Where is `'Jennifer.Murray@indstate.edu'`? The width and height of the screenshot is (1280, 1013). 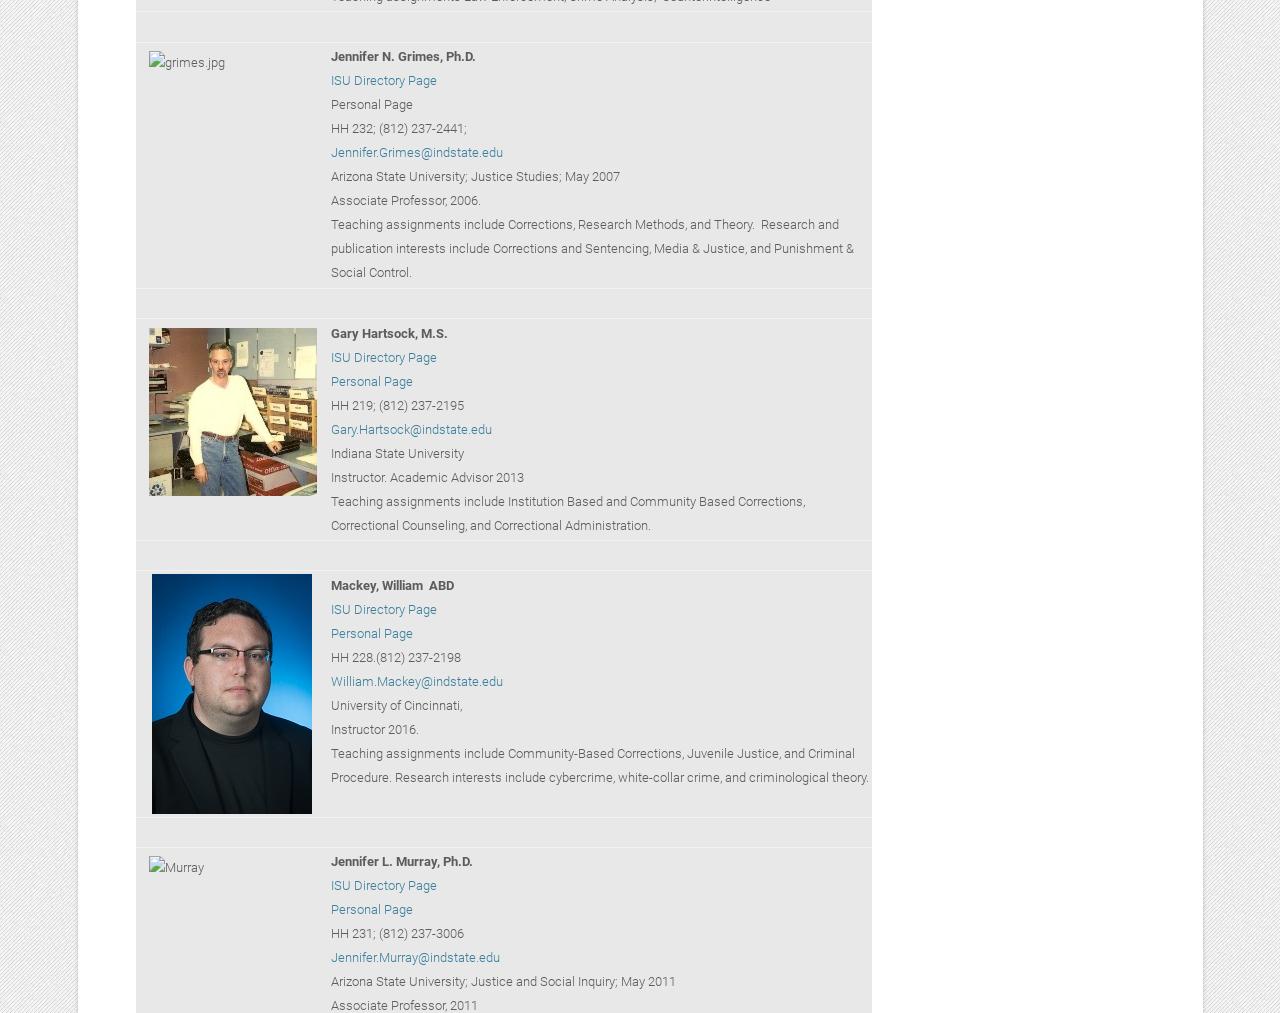
'Jennifer.Murray@indstate.edu' is located at coordinates (413, 957).